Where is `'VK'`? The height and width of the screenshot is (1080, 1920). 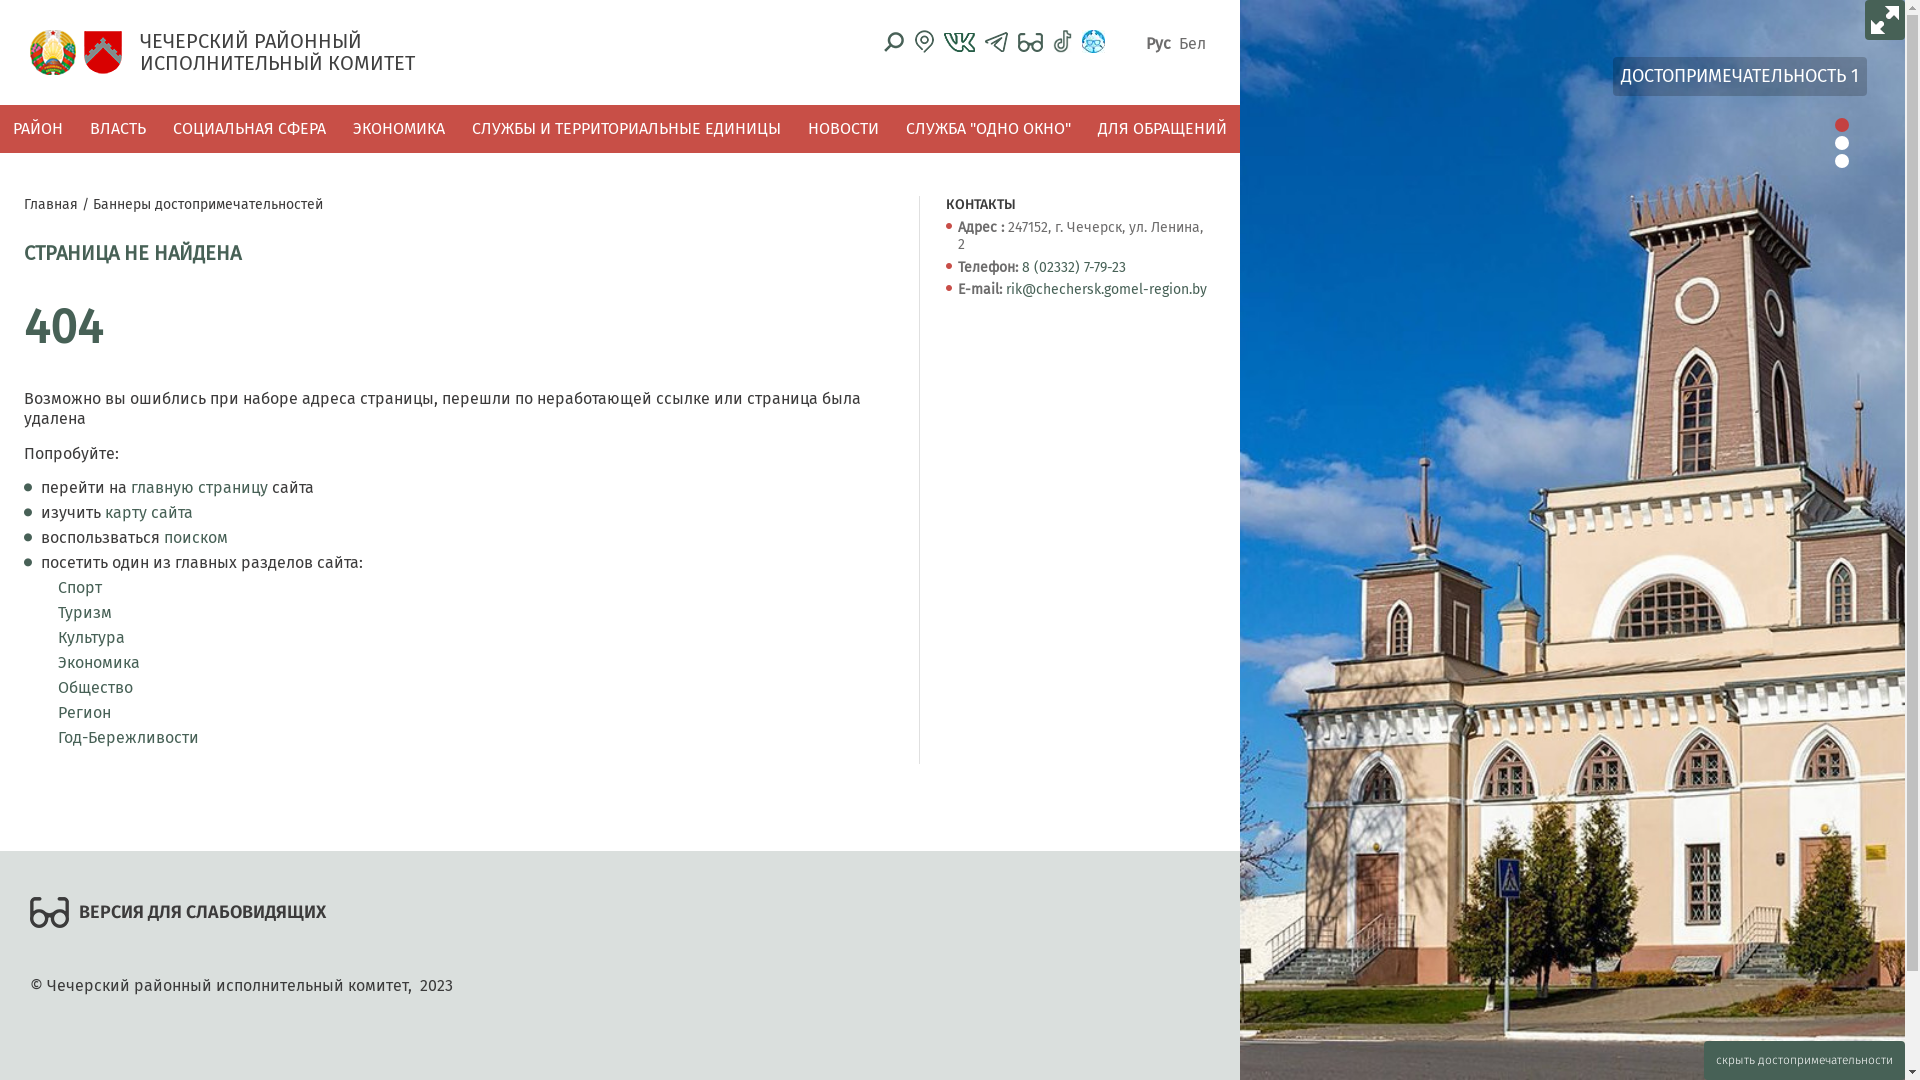 'VK' is located at coordinates (943, 41).